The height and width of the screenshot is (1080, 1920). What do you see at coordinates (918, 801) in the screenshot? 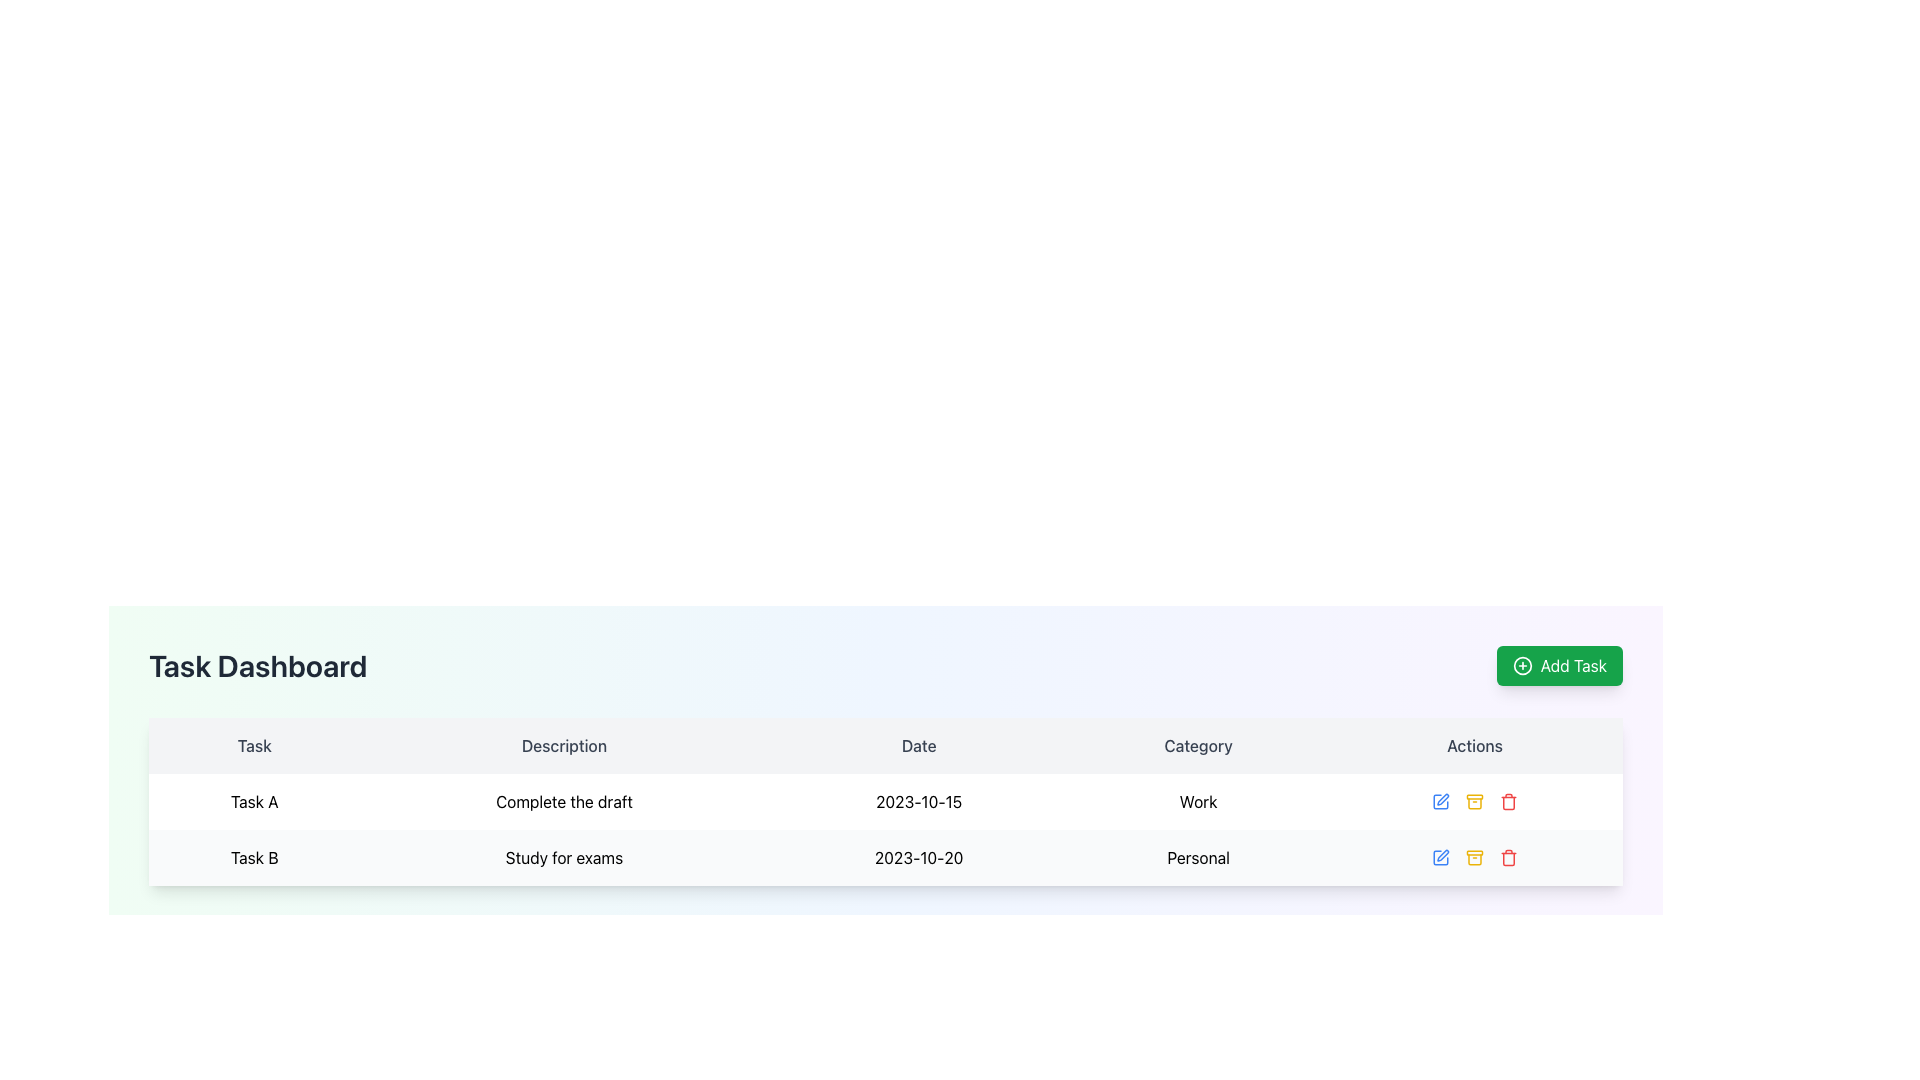
I see `the non-interactive text label displaying the date for the task 'Complete the draft', located in the third cell of the 'Date' column in the Task Dashboard interface` at bounding box center [918, 801].